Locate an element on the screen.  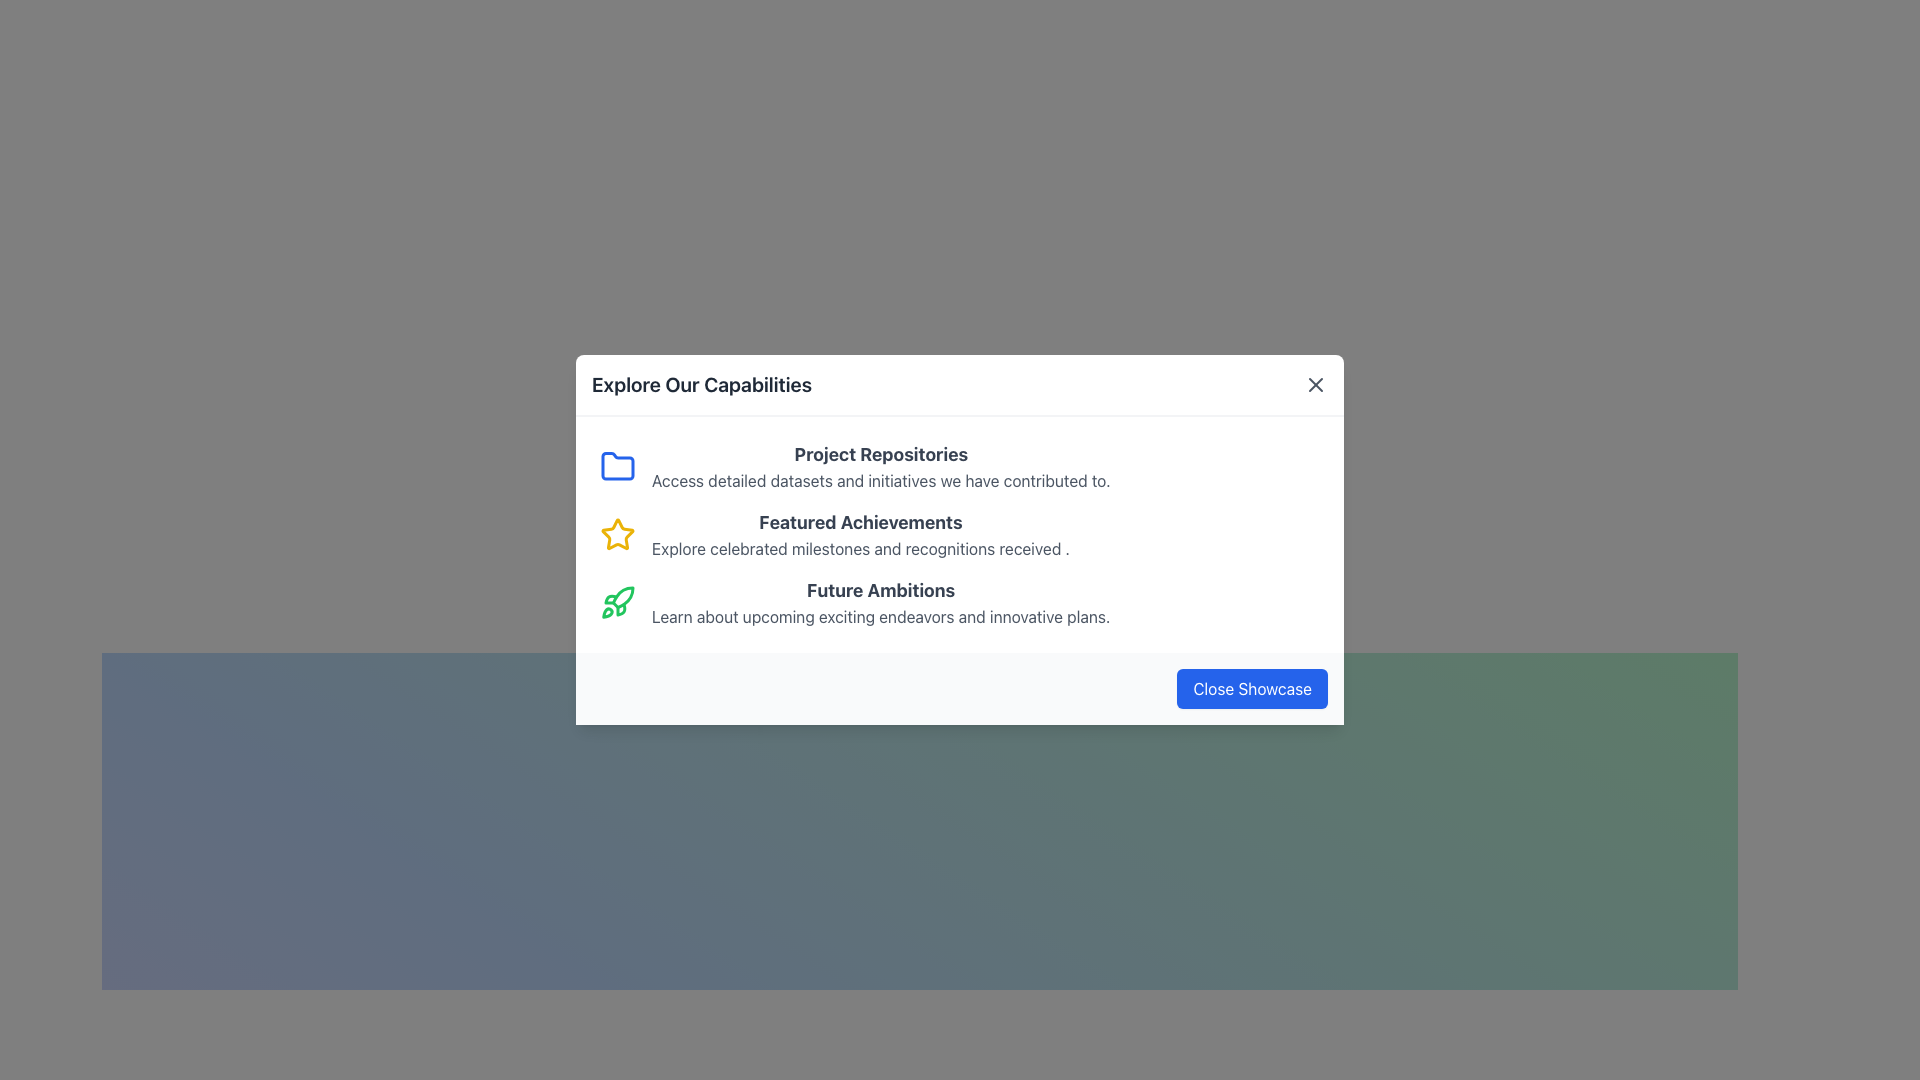
Line element forming part of the close button 'X' in the top-right corner of the modal window, which is associated with dismissing the modal titled 'Explore Our Capabilities' is located at coordinates (1315, 385).